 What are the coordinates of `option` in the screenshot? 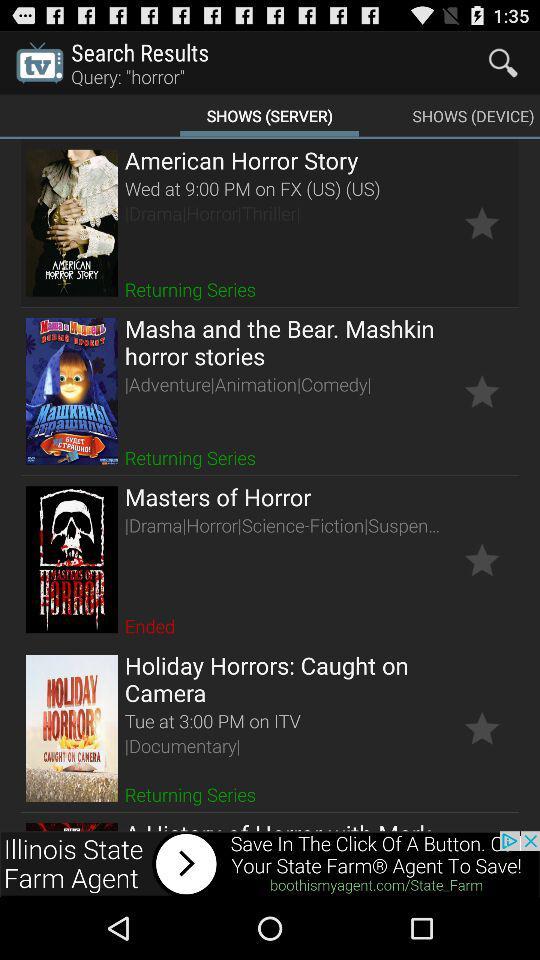 It's located at (481, 223).